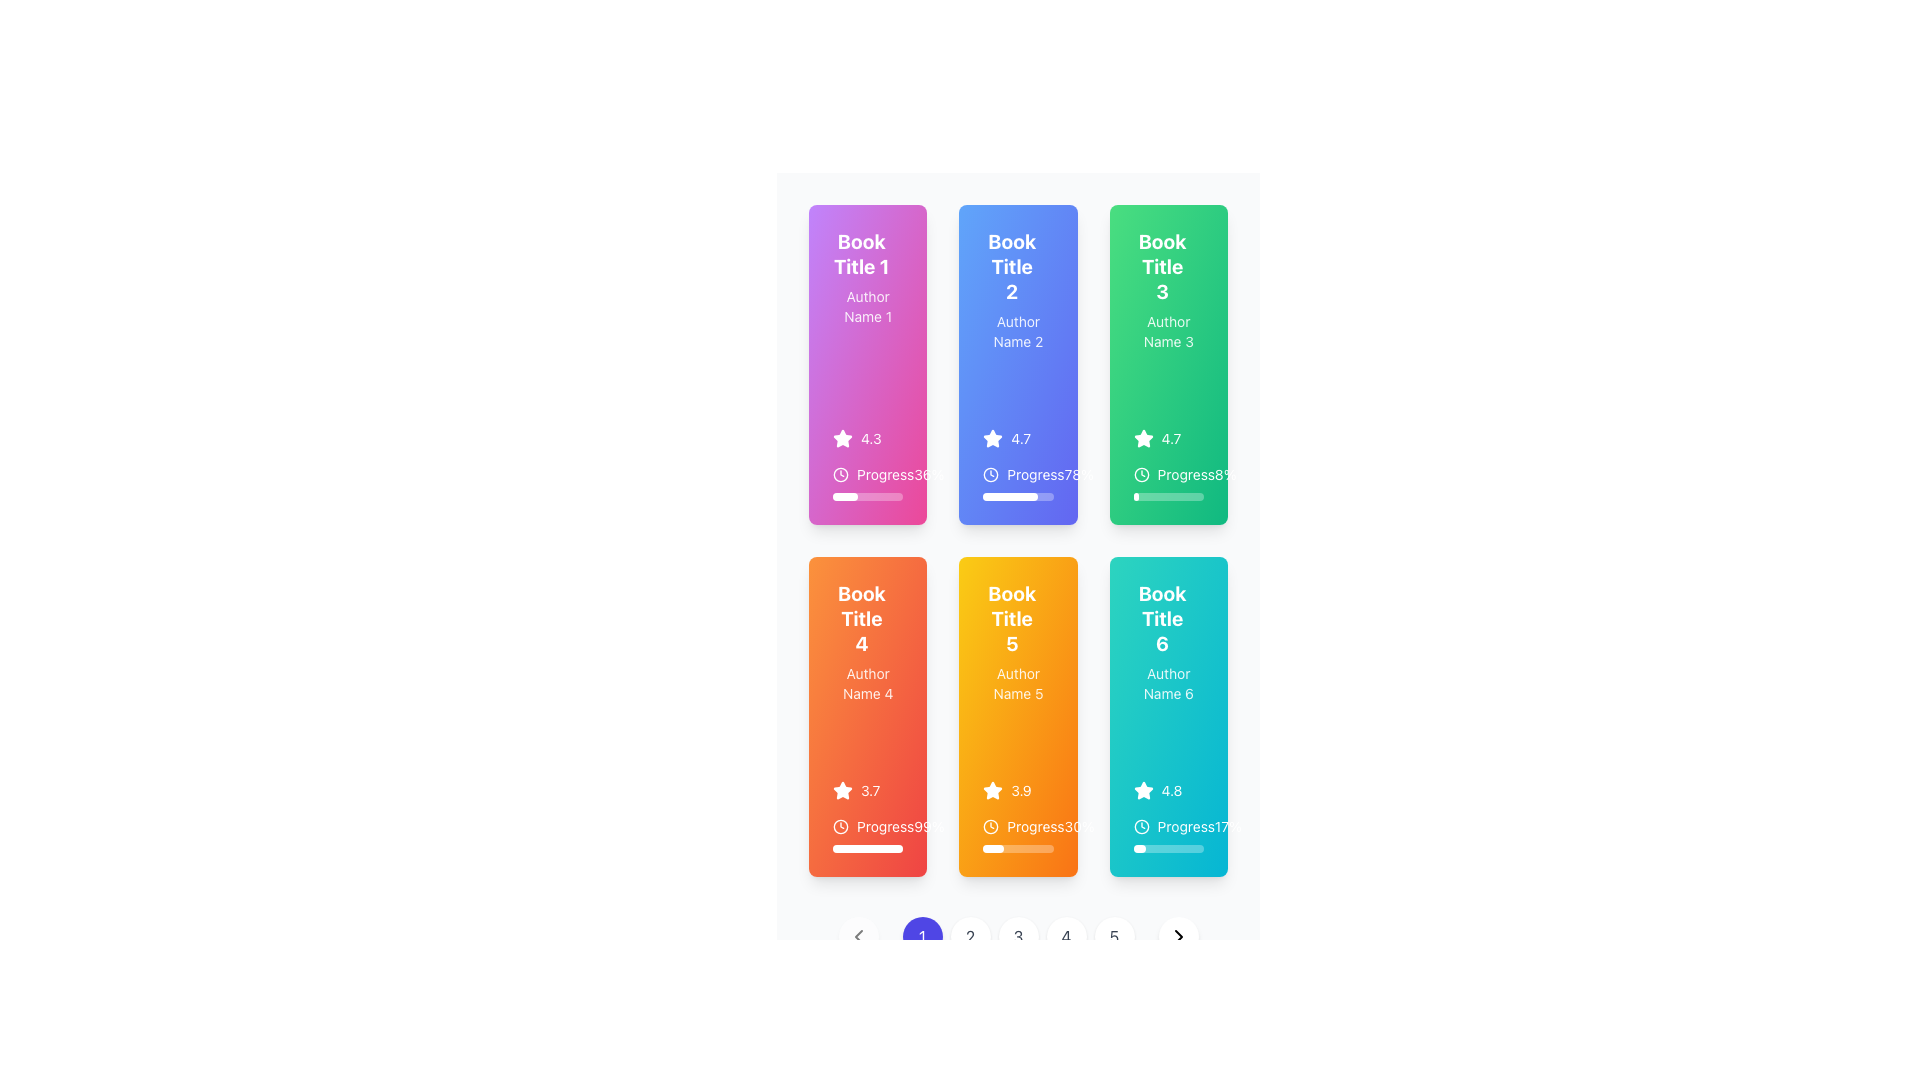 The image size is (1920, 1080). I want to click on the circular outer border of the clock face within the icon located in the lower right section of the card labeled 'Book Title 6', which is adjacent to the text 'Progress17%' and above a progress bar, so click(1141, 826).